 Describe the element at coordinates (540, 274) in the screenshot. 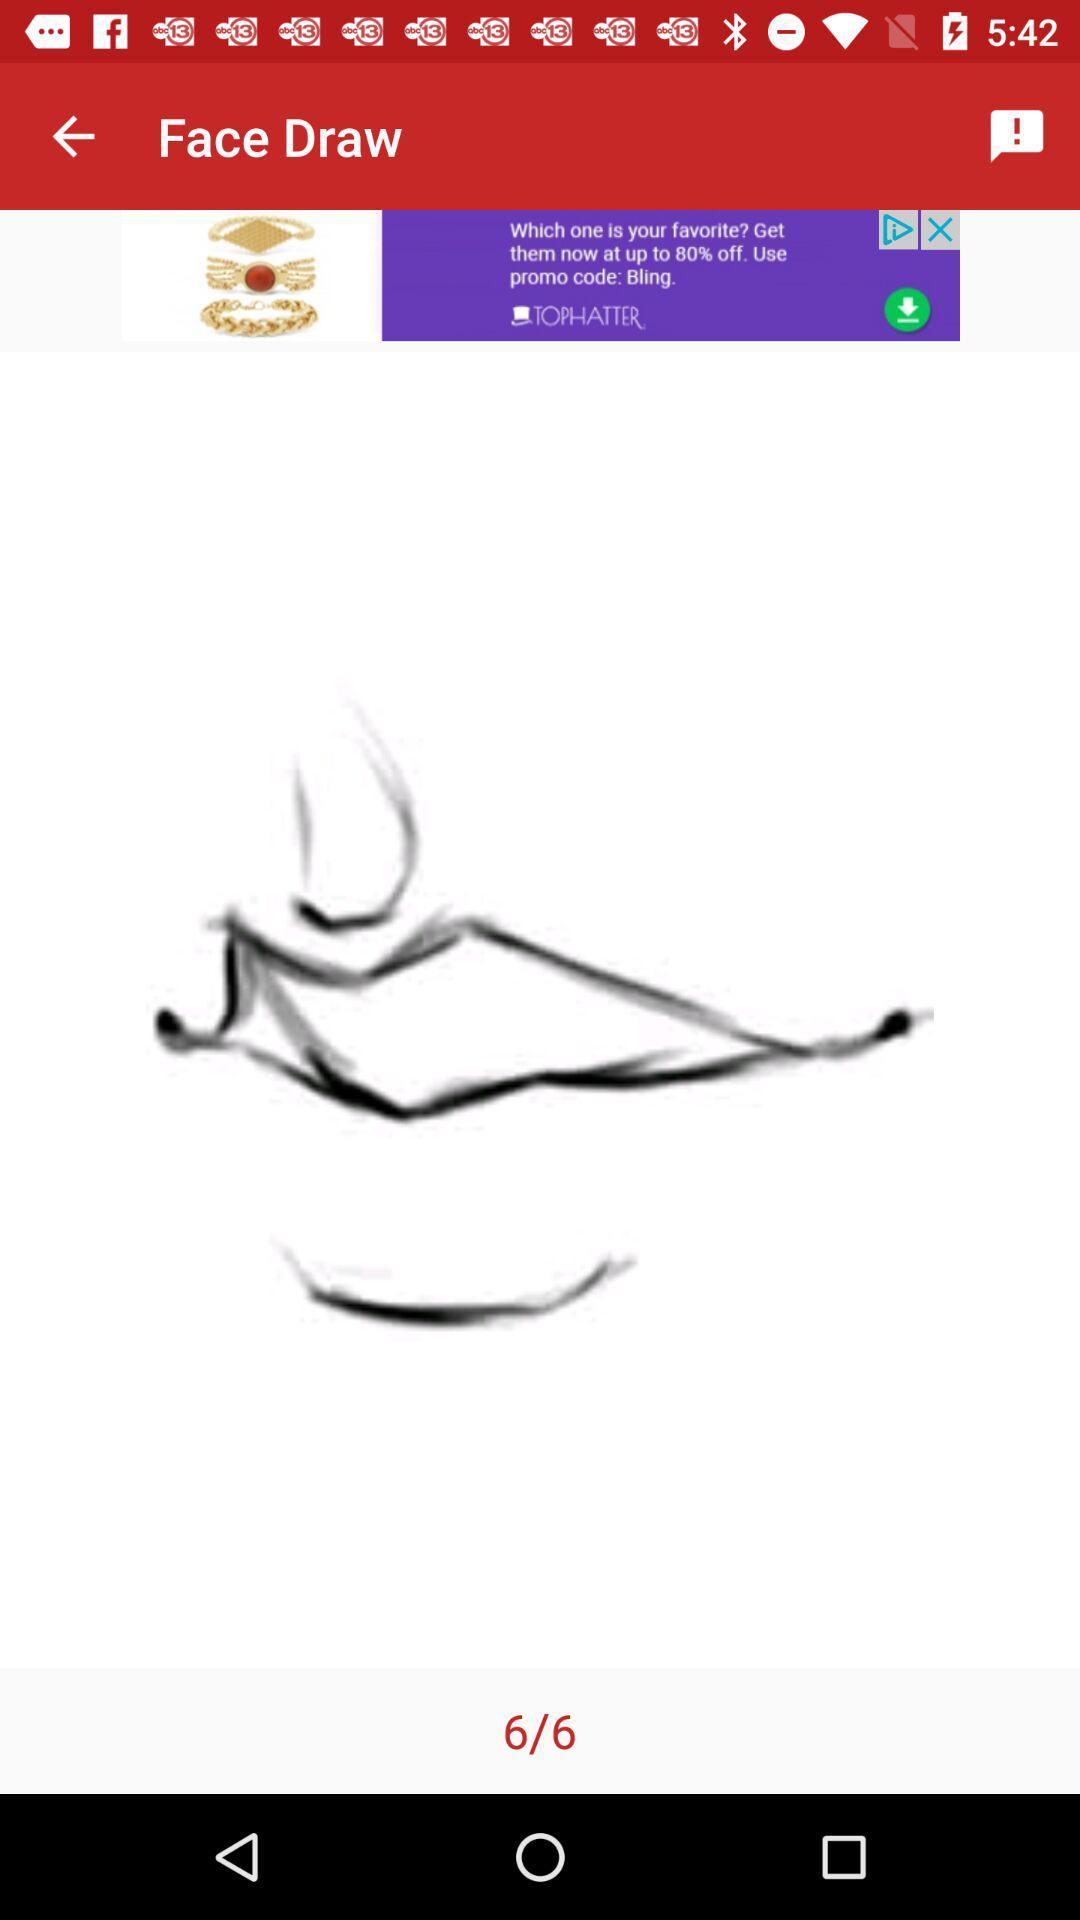

I see `advertisement app` at that location.